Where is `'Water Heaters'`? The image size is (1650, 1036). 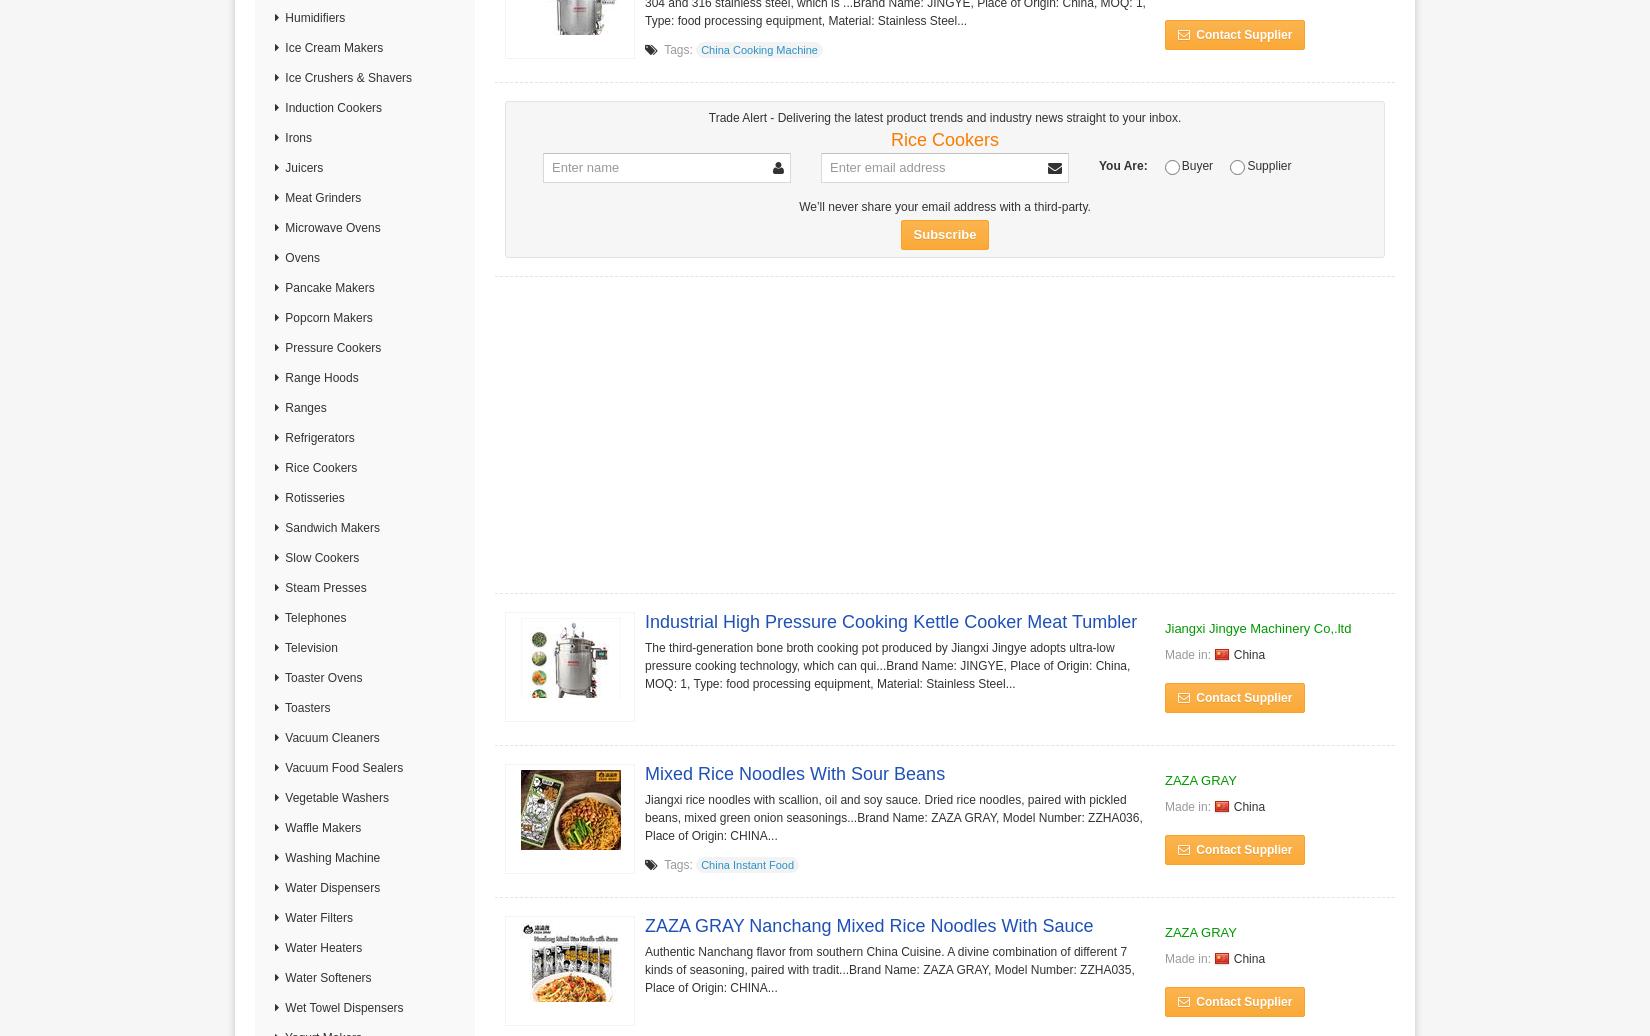
'Water Heaters' is located at coordinates (322, 948).